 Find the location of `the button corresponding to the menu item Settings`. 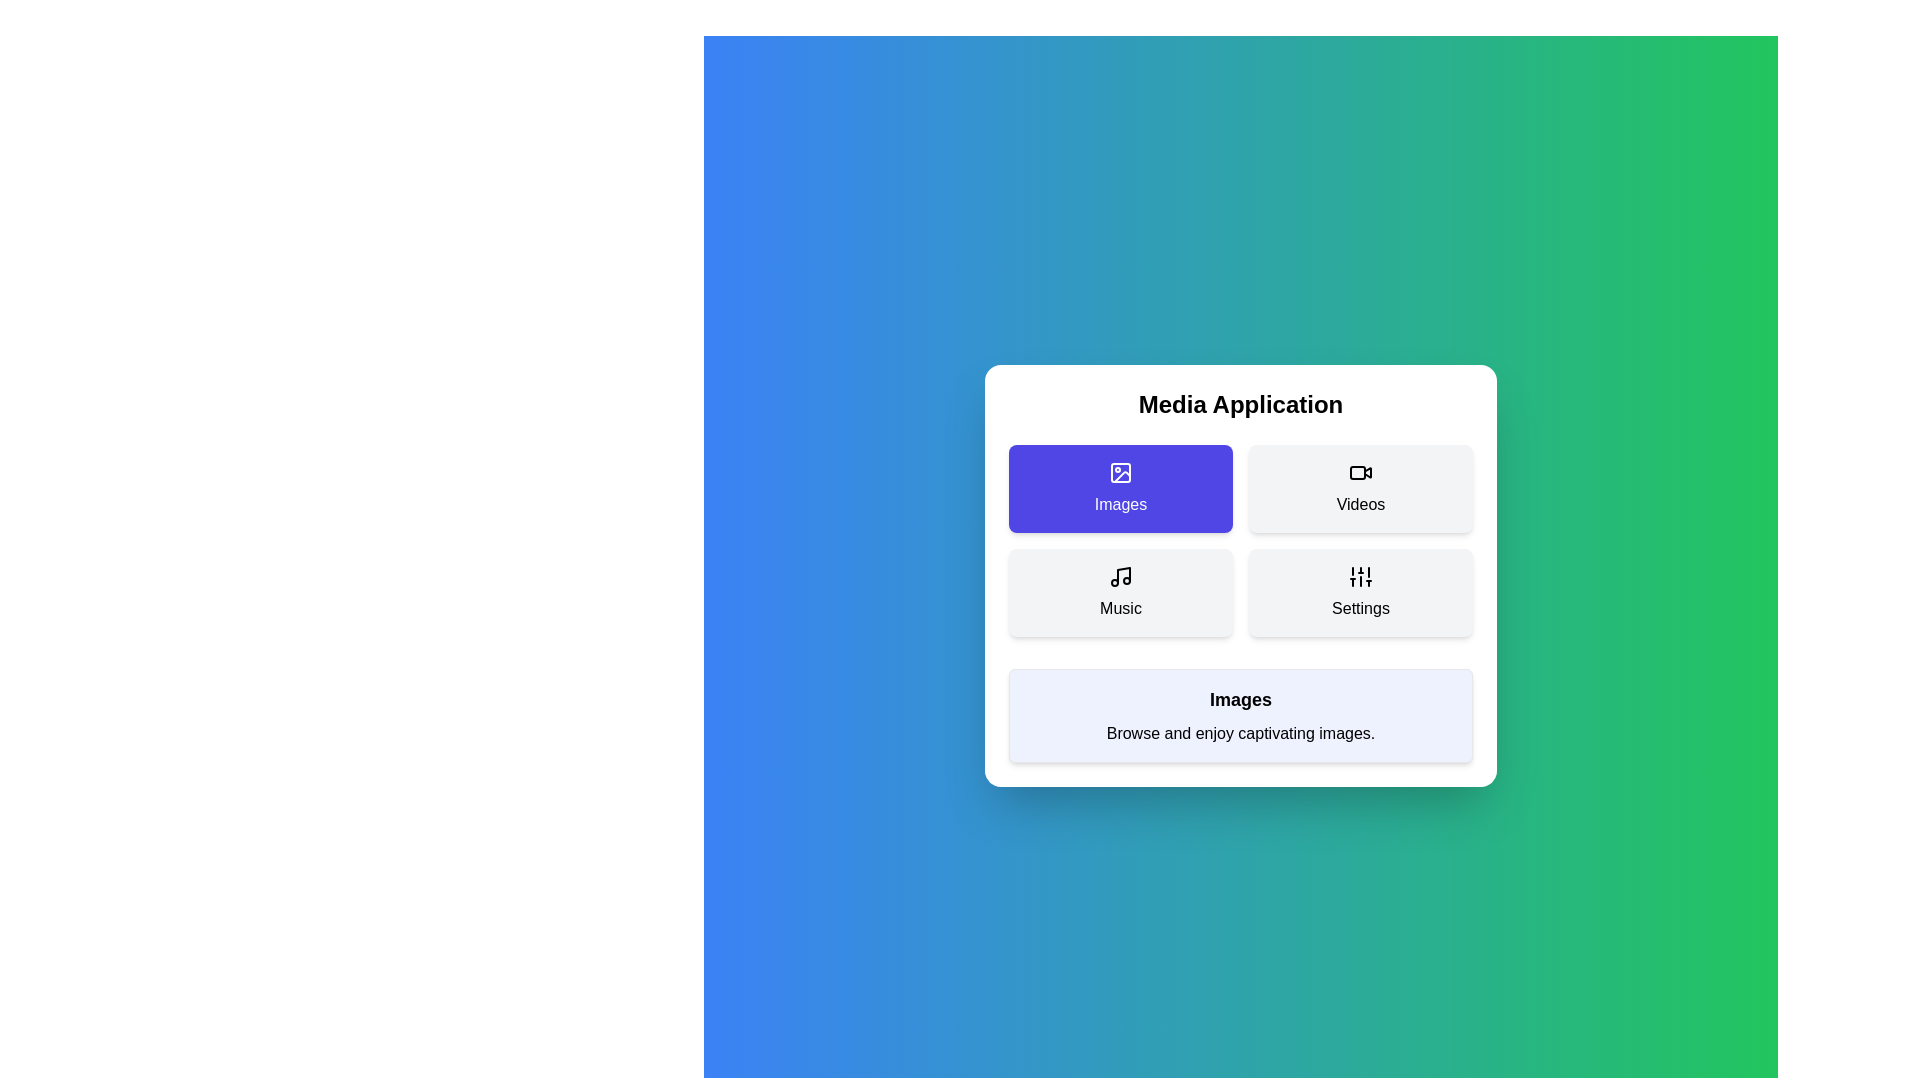

the button corresponding to the menu item Settings is located at coordinates (1360, 592).